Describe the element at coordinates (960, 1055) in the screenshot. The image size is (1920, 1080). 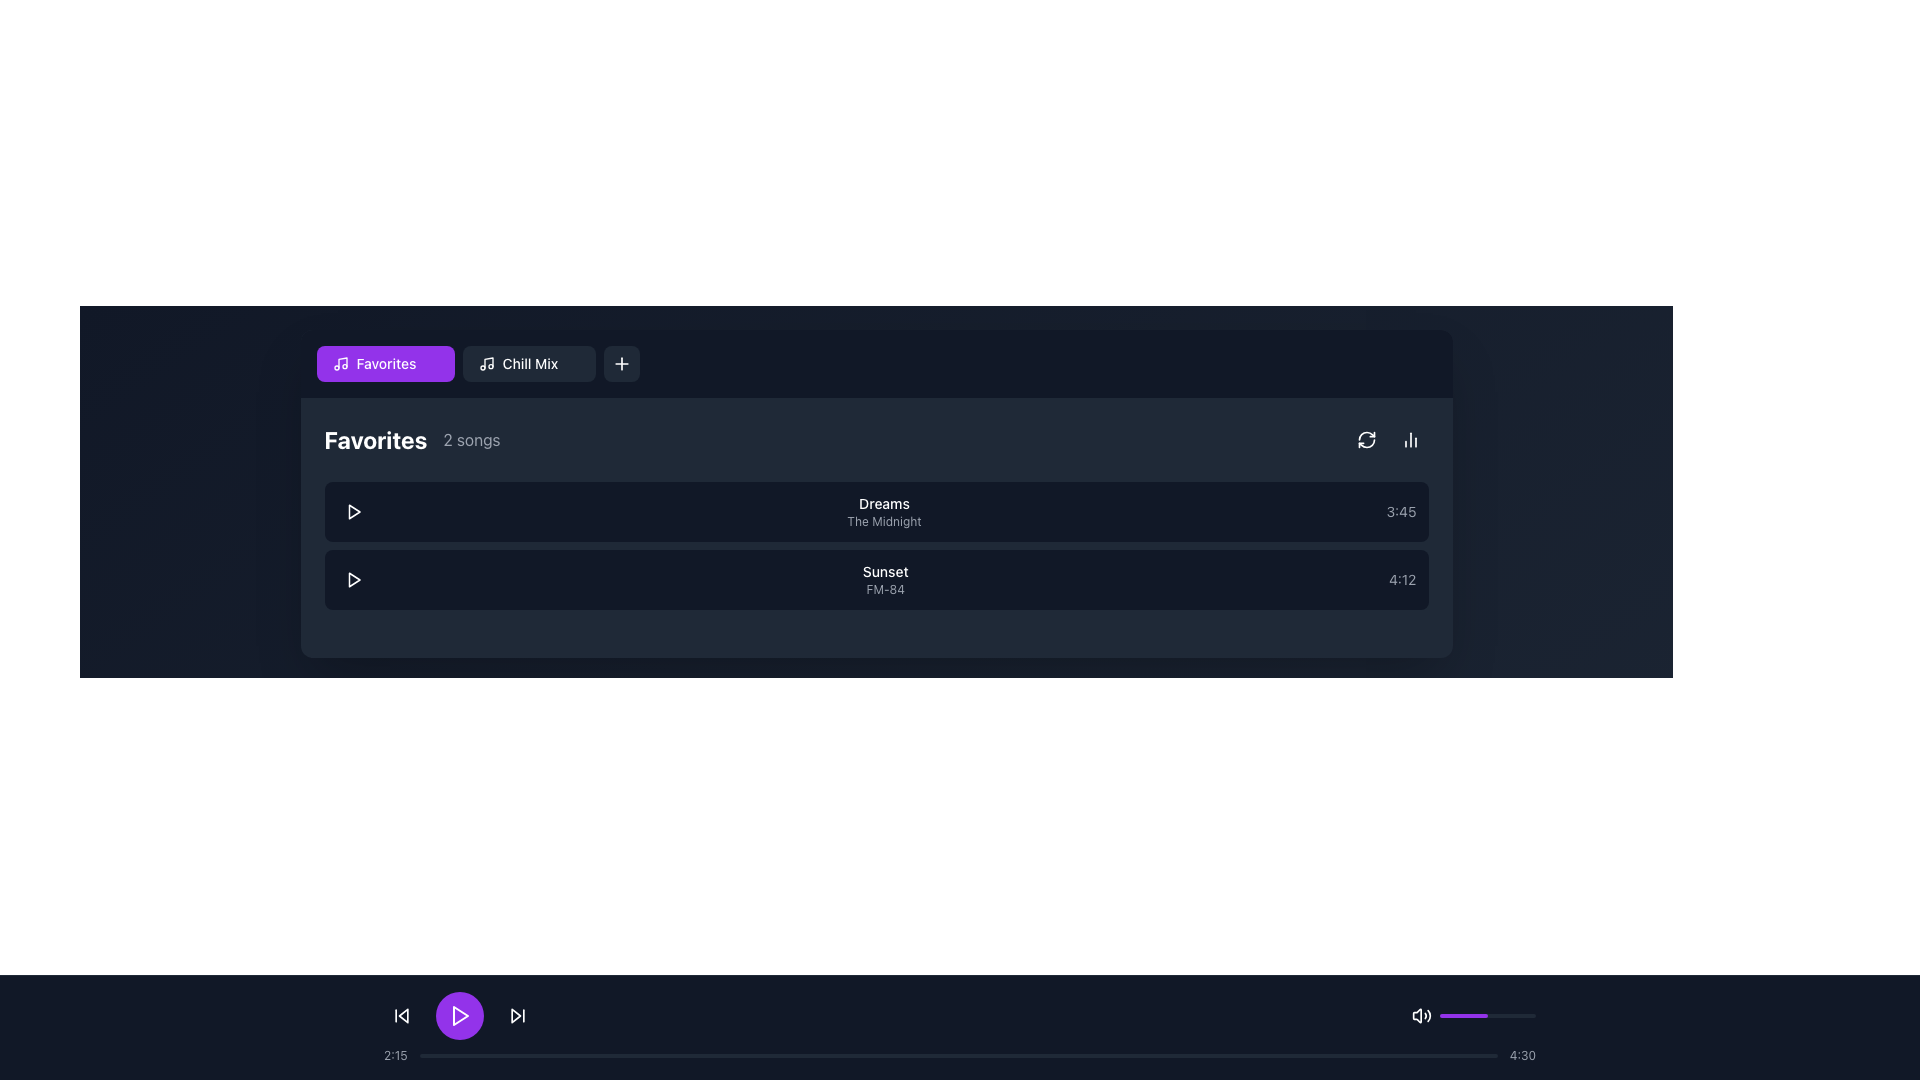
I see `the progress bar located at the bottom section of the interface` at that location.